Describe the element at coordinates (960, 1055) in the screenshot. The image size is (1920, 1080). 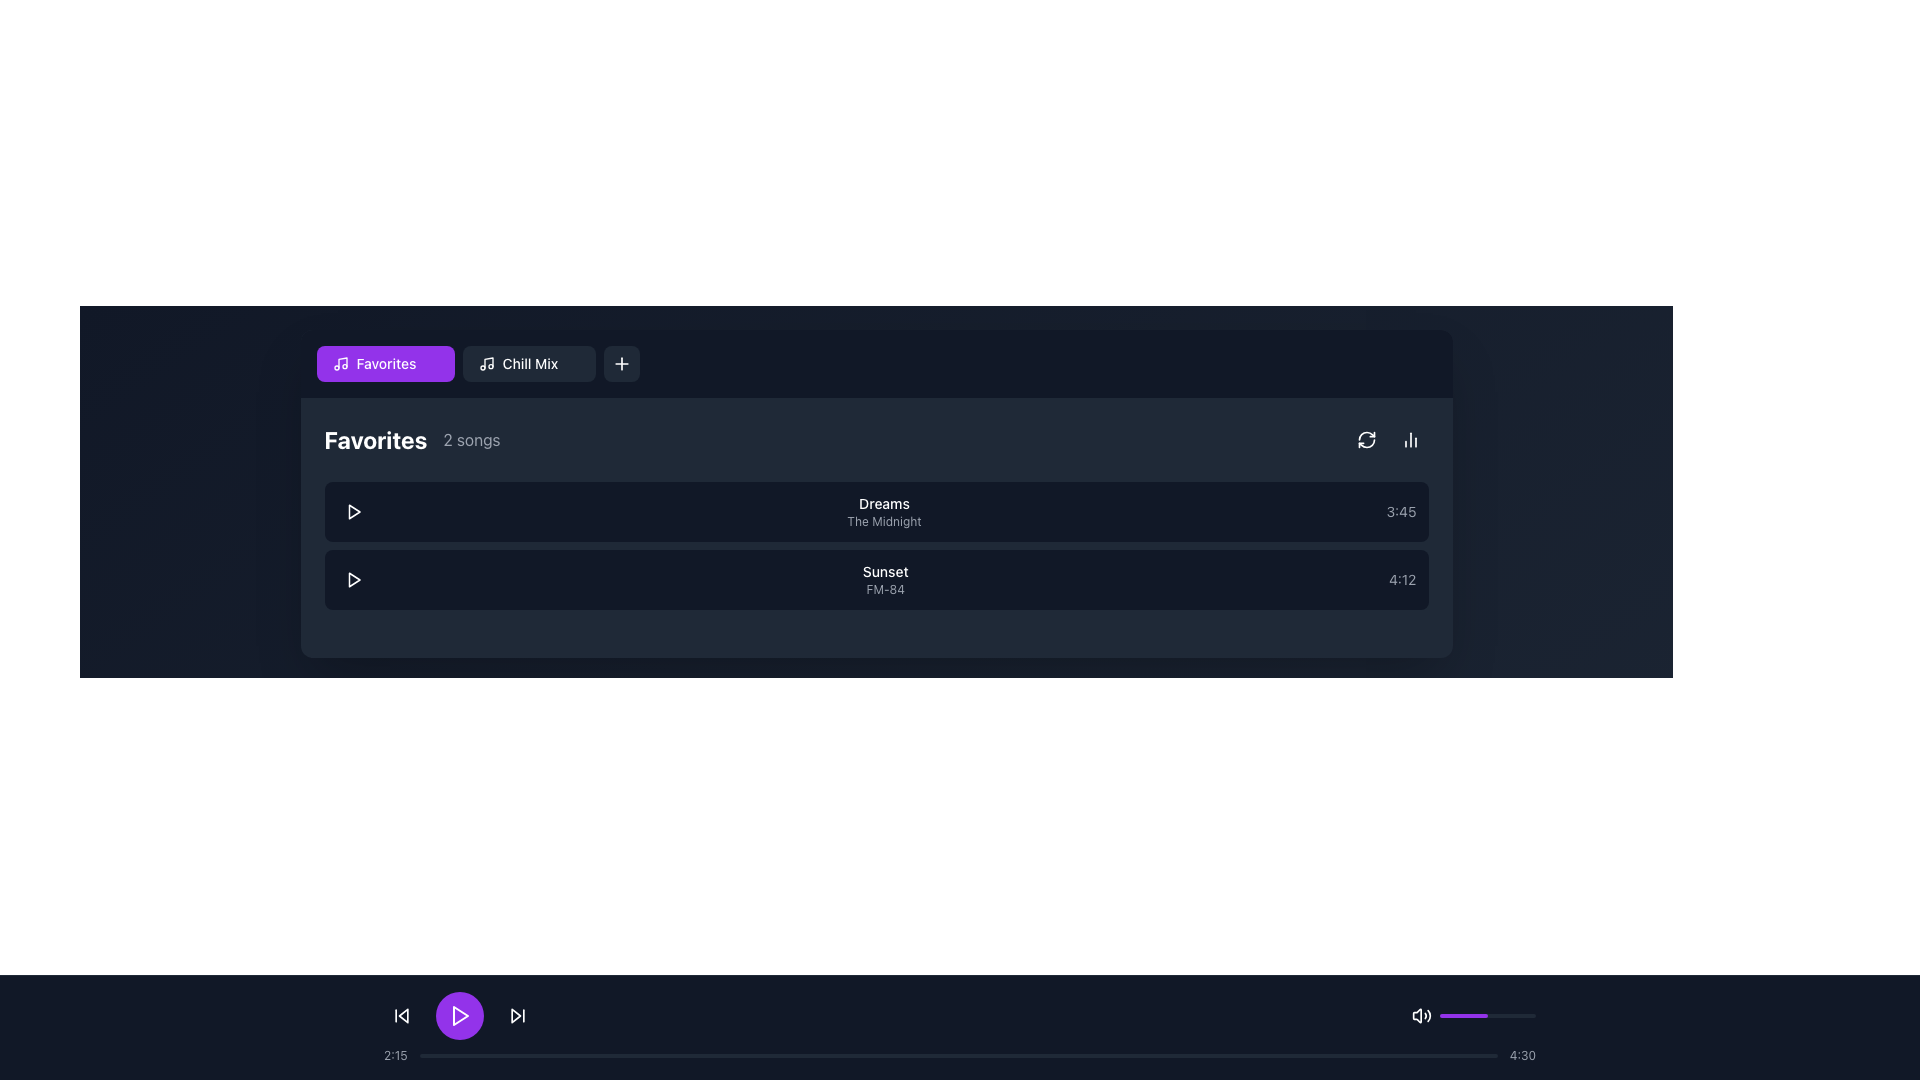
I see `the progress bar located at the bottom section of the interface` at that location.